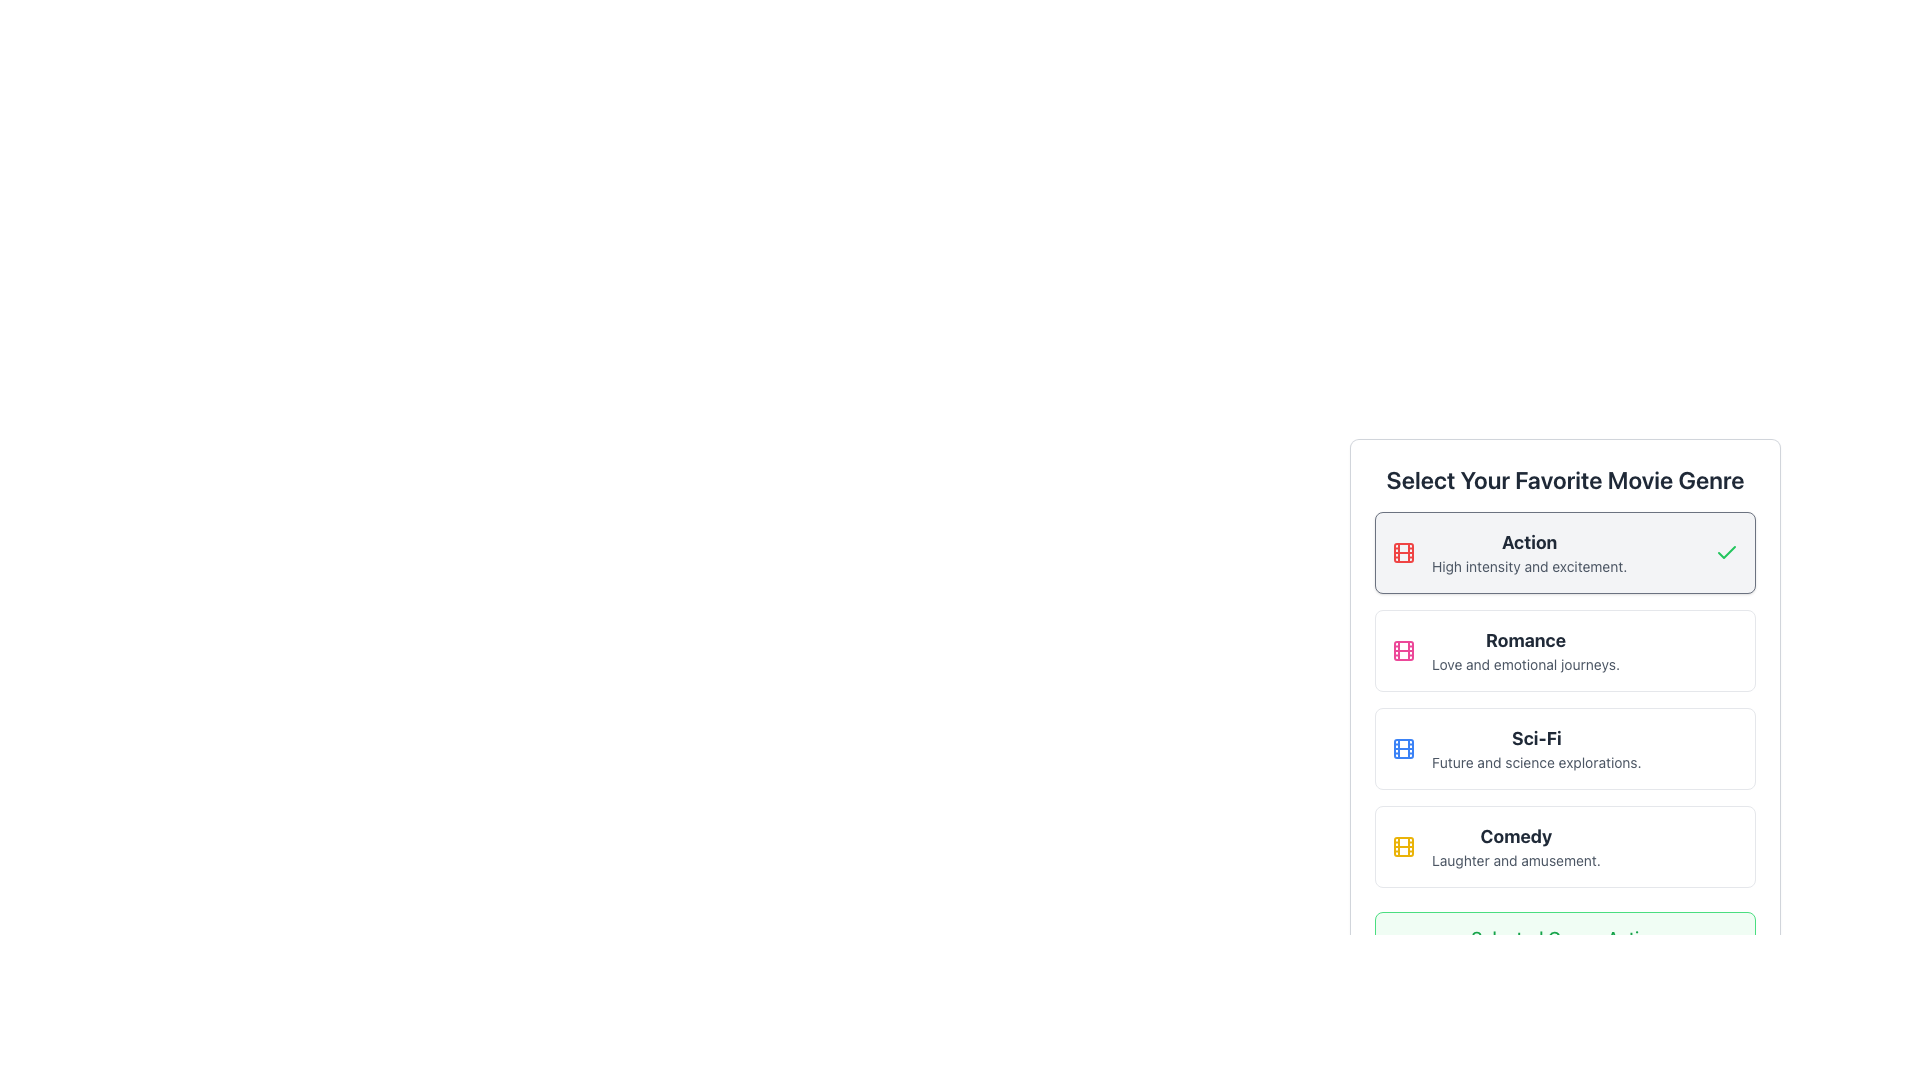  What do you see at coordinates (1564, 847) in the screenshot?
I see `the selectable card element representing the 'Comedy' movie genre, which is the fourth item in the vertical list of genres` at bounding box center [1564, 847].